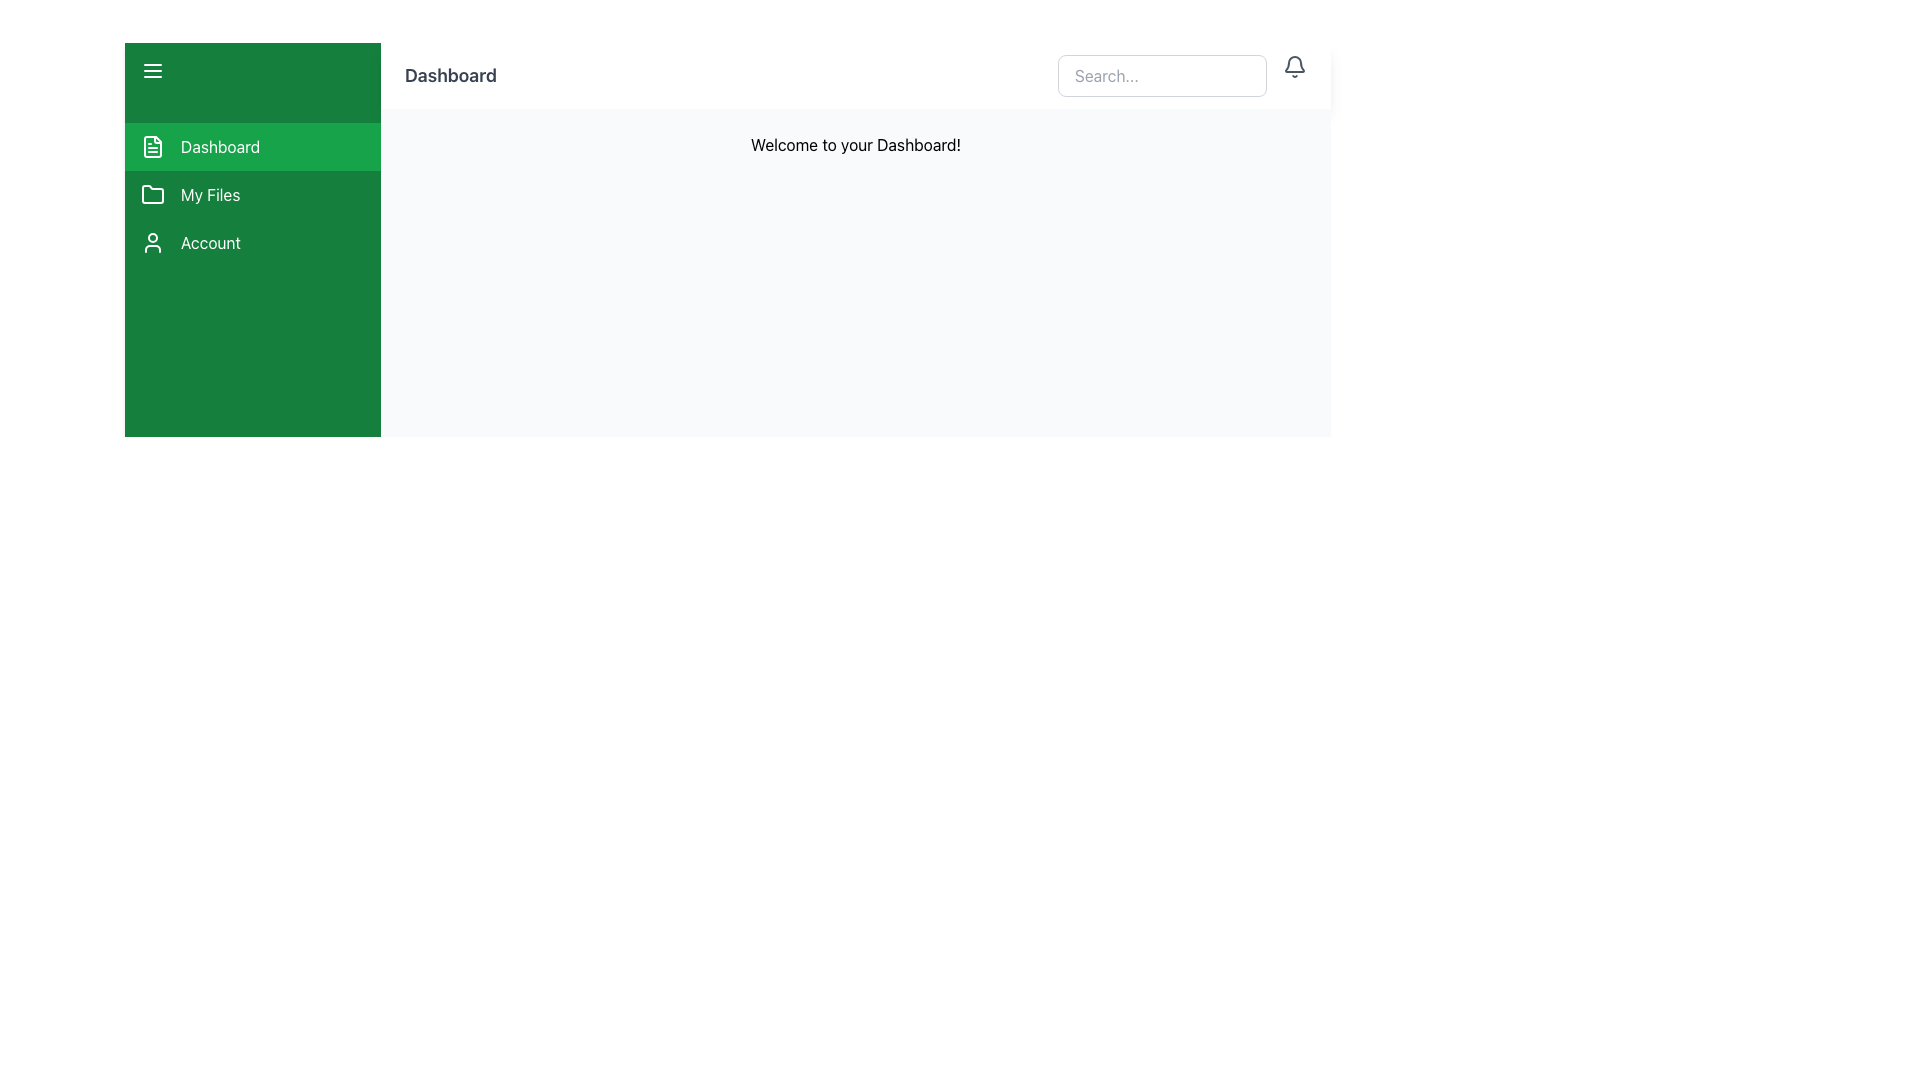 Image resolution: width=1920 pixels, height=1080 pixels. Describe the element at coordinates (152, 242) in the screenshot. I see `the user account icon in the vertical navigation menu, located next to the text 'Account'` at that location.